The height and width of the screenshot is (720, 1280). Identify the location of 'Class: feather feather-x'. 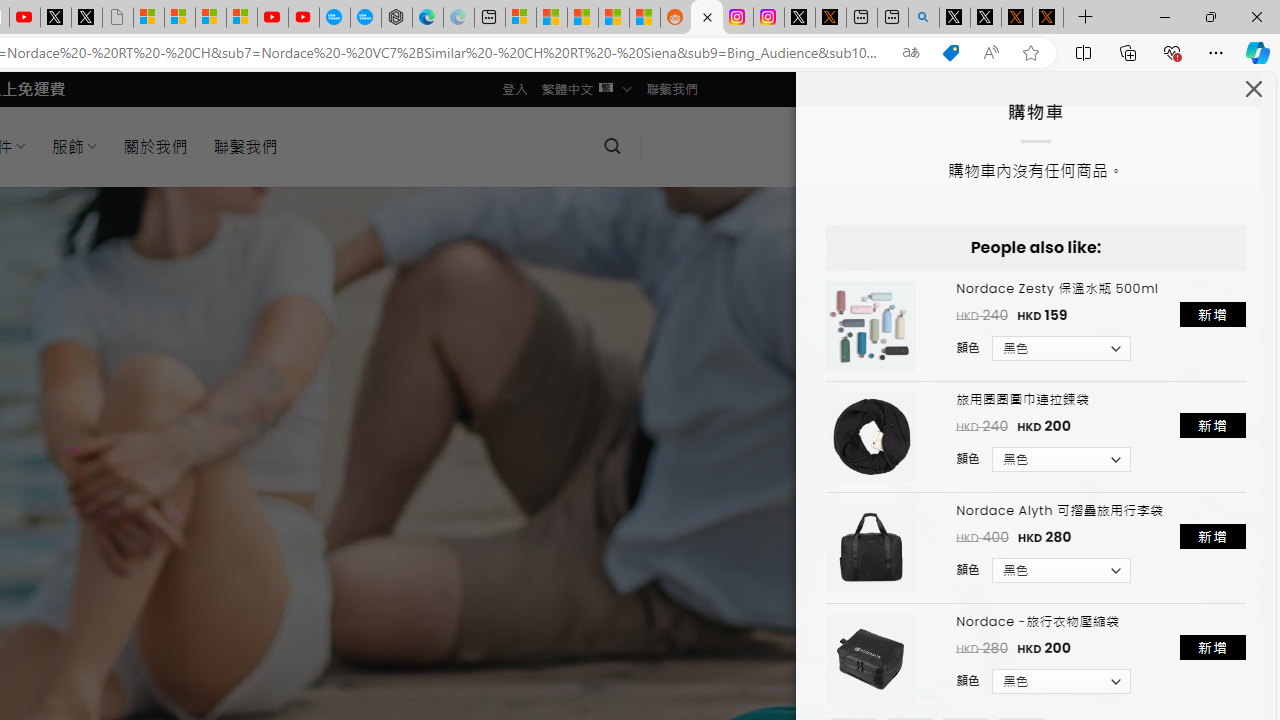
(1253, 87).